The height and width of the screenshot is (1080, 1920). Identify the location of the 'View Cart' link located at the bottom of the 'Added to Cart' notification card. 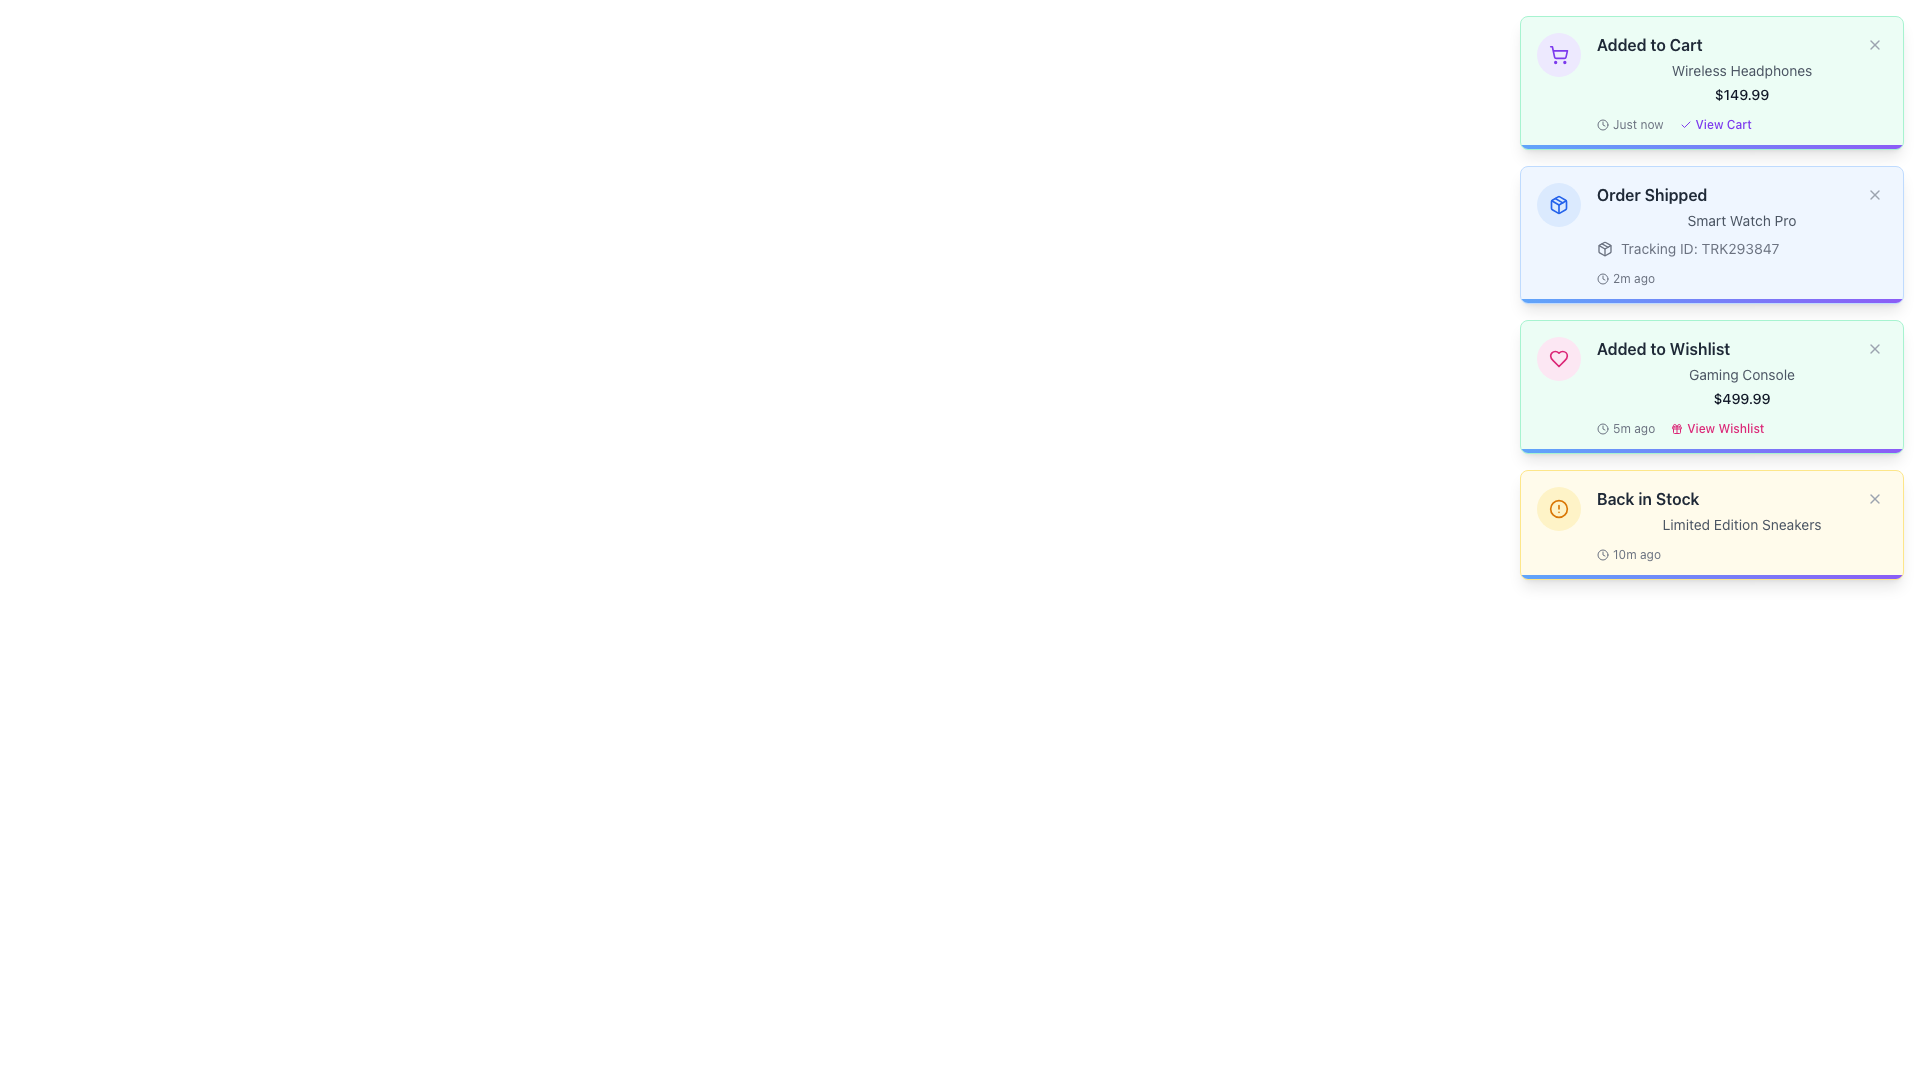
(1741, 124).